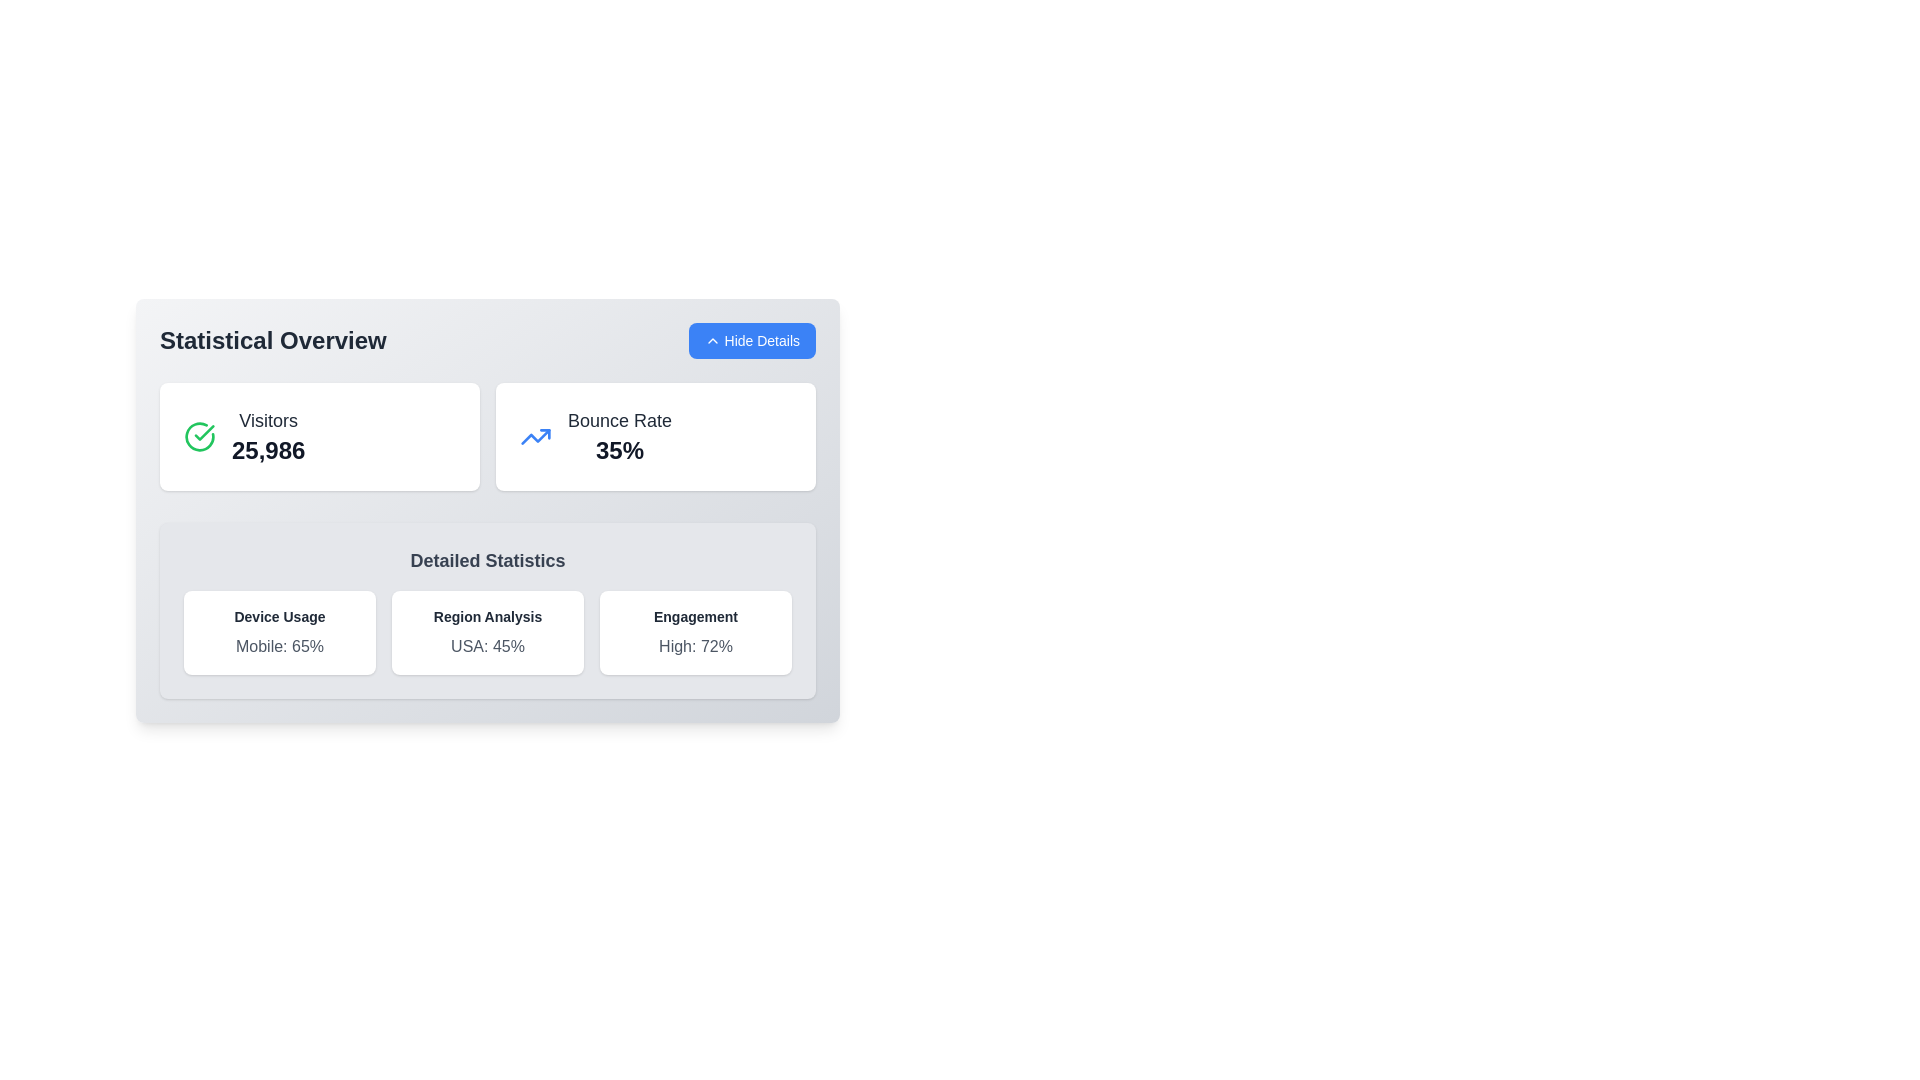  What do you see at coordinates (618, 451) in the screenshot?
I see `value displayed in the large, bold text label showing '35%' associated with the 'Bounce Rate' label` at bounding box center [618, 451].